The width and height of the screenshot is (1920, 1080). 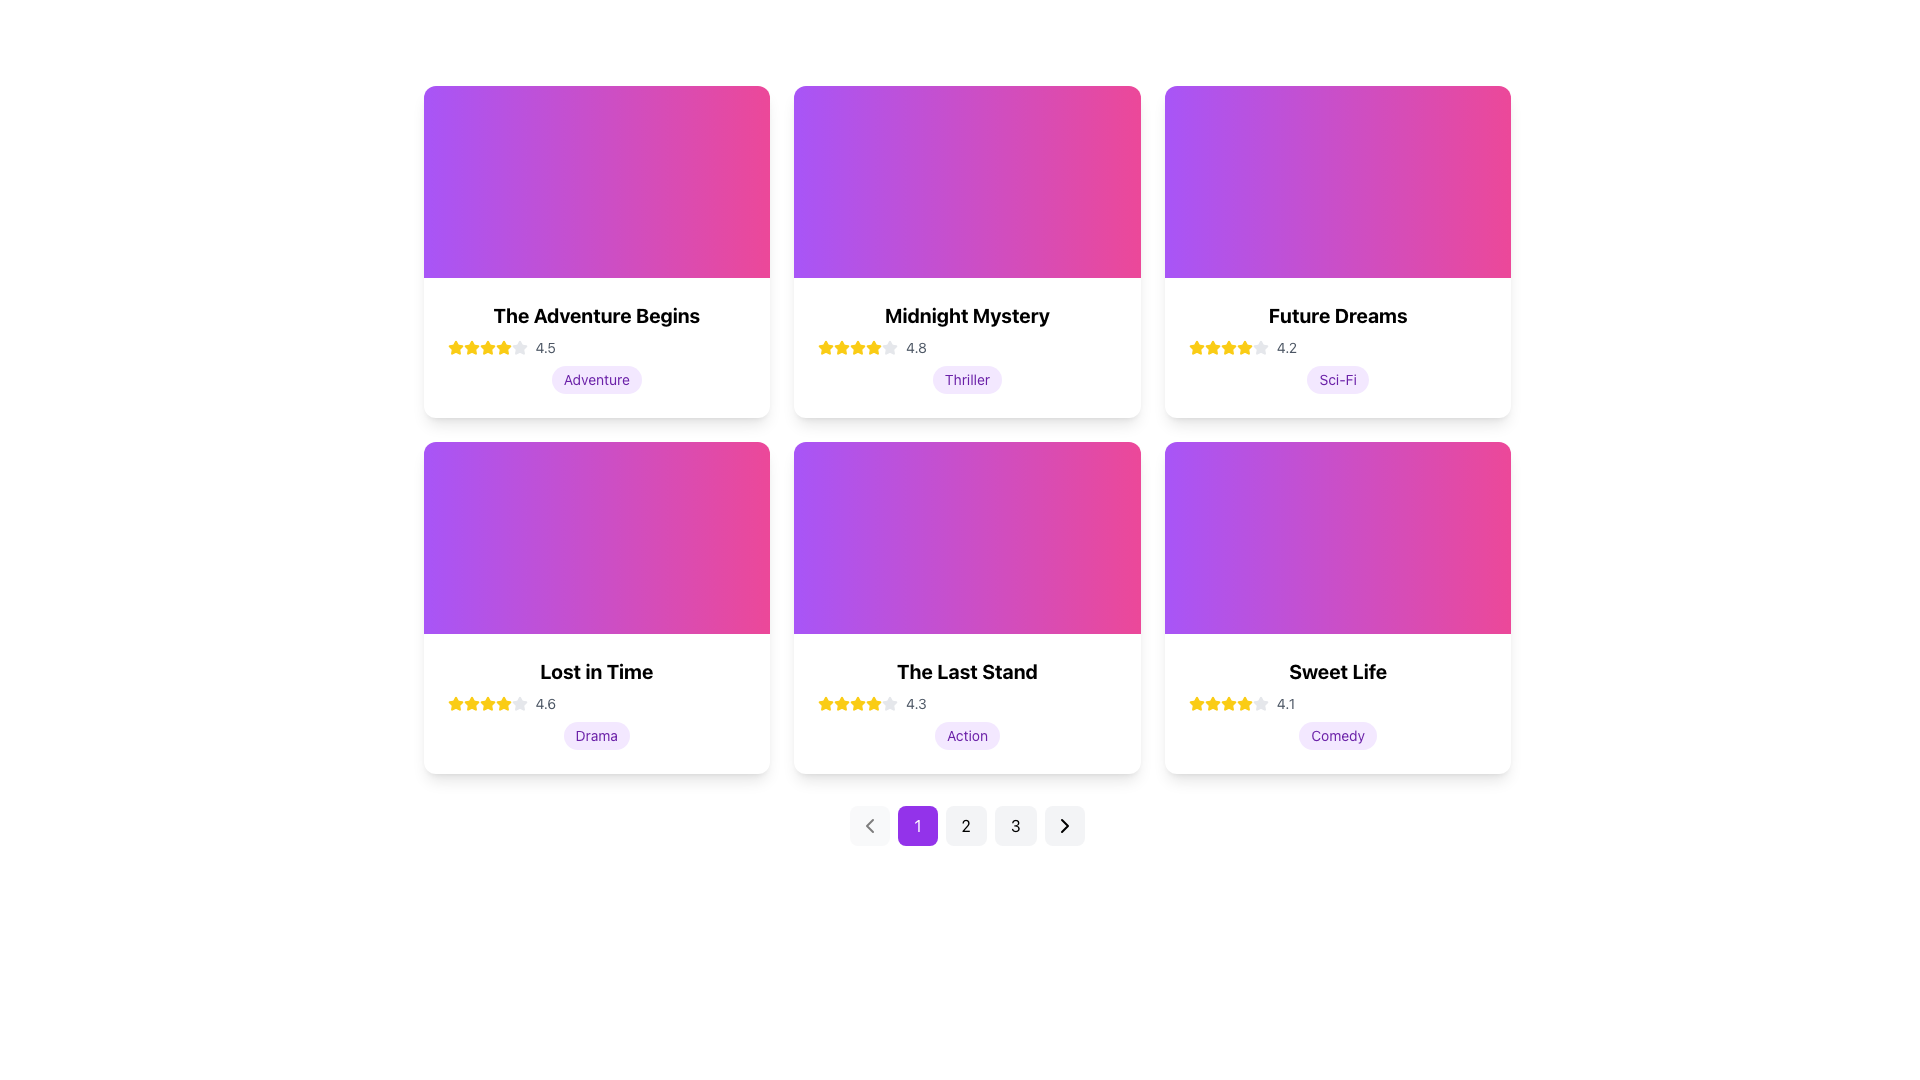 I want to click on the third yellow star icon in the rating section for the movie 'Future Dreams', so click(x=1227, y=346).